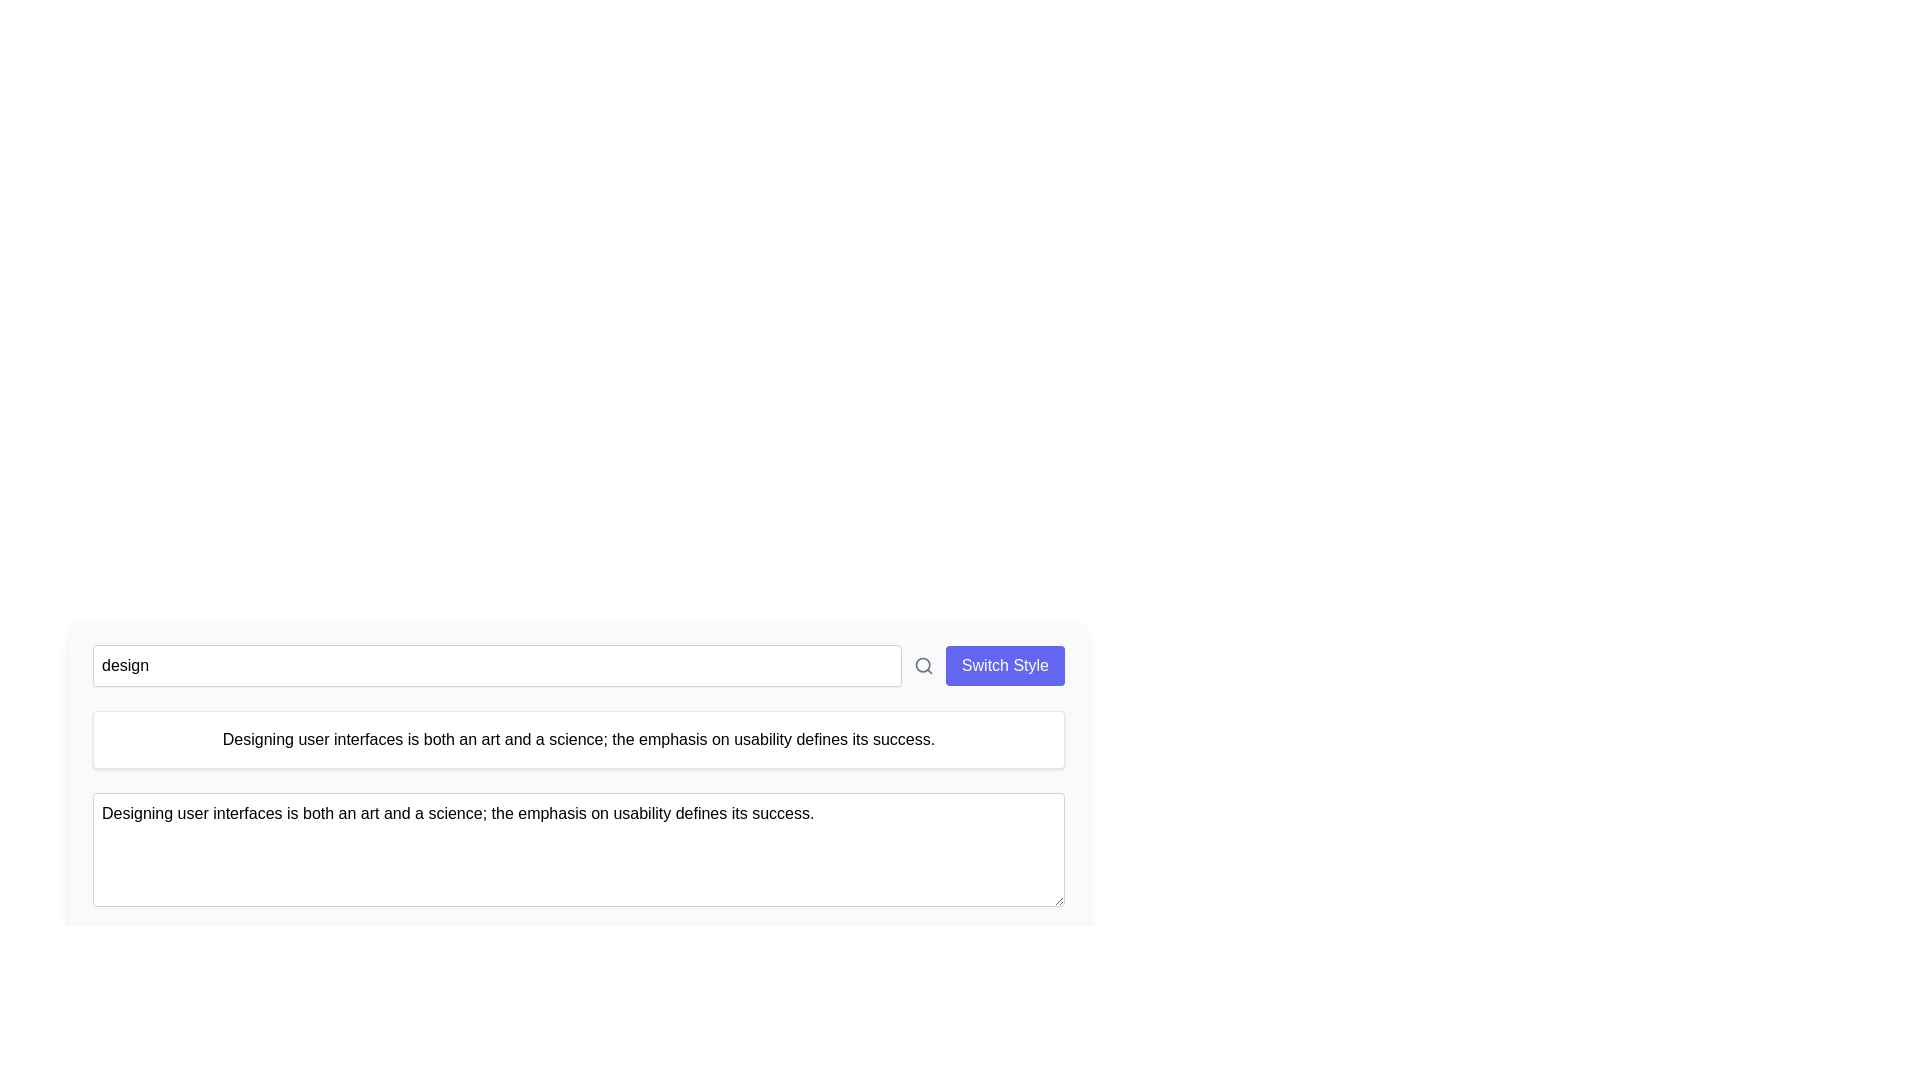 This screenshot has width=1920, height=1080. Describe the element at coordinates (497, 666) in the screenshot. I see `to select the text 'design' in the text input field styled with a rounded border and shadow effect, which contains the placeholder 'Enter word` at that location.